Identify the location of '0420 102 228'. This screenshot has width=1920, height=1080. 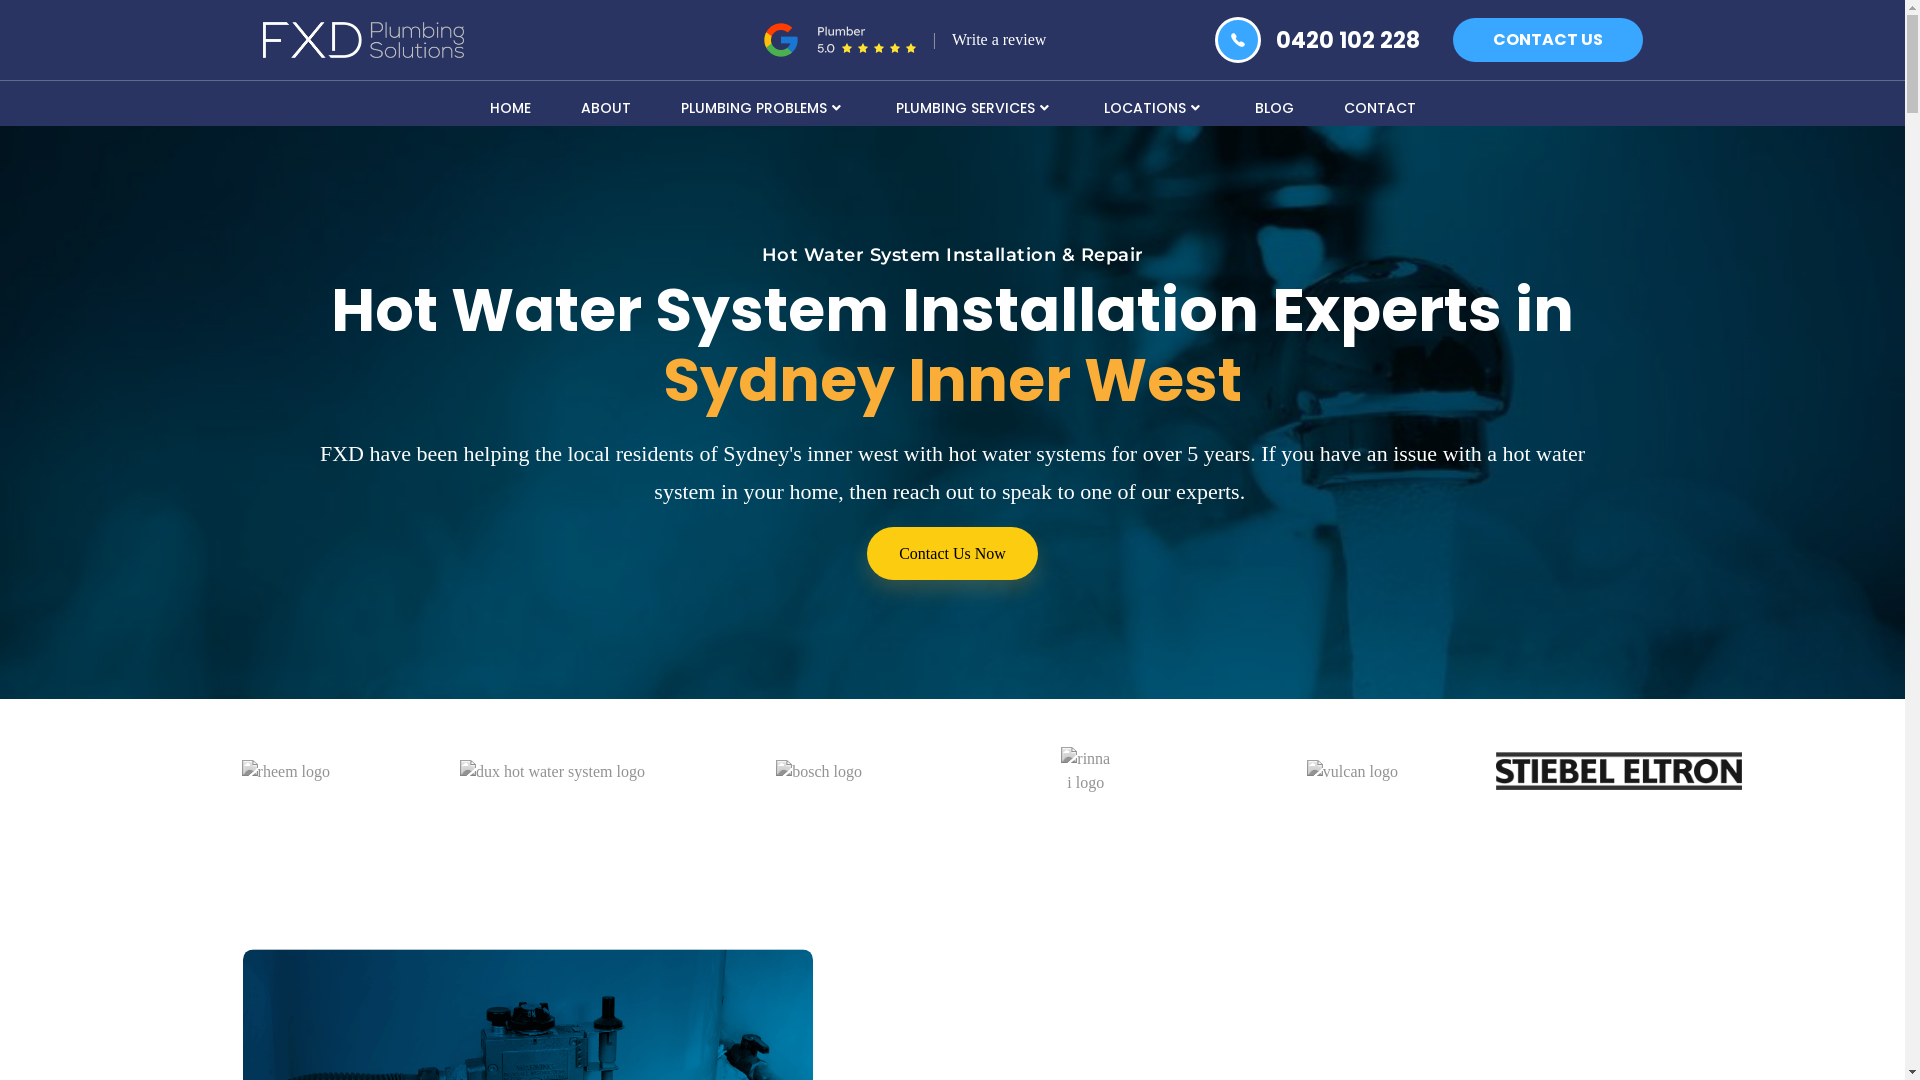
(1348, 40).